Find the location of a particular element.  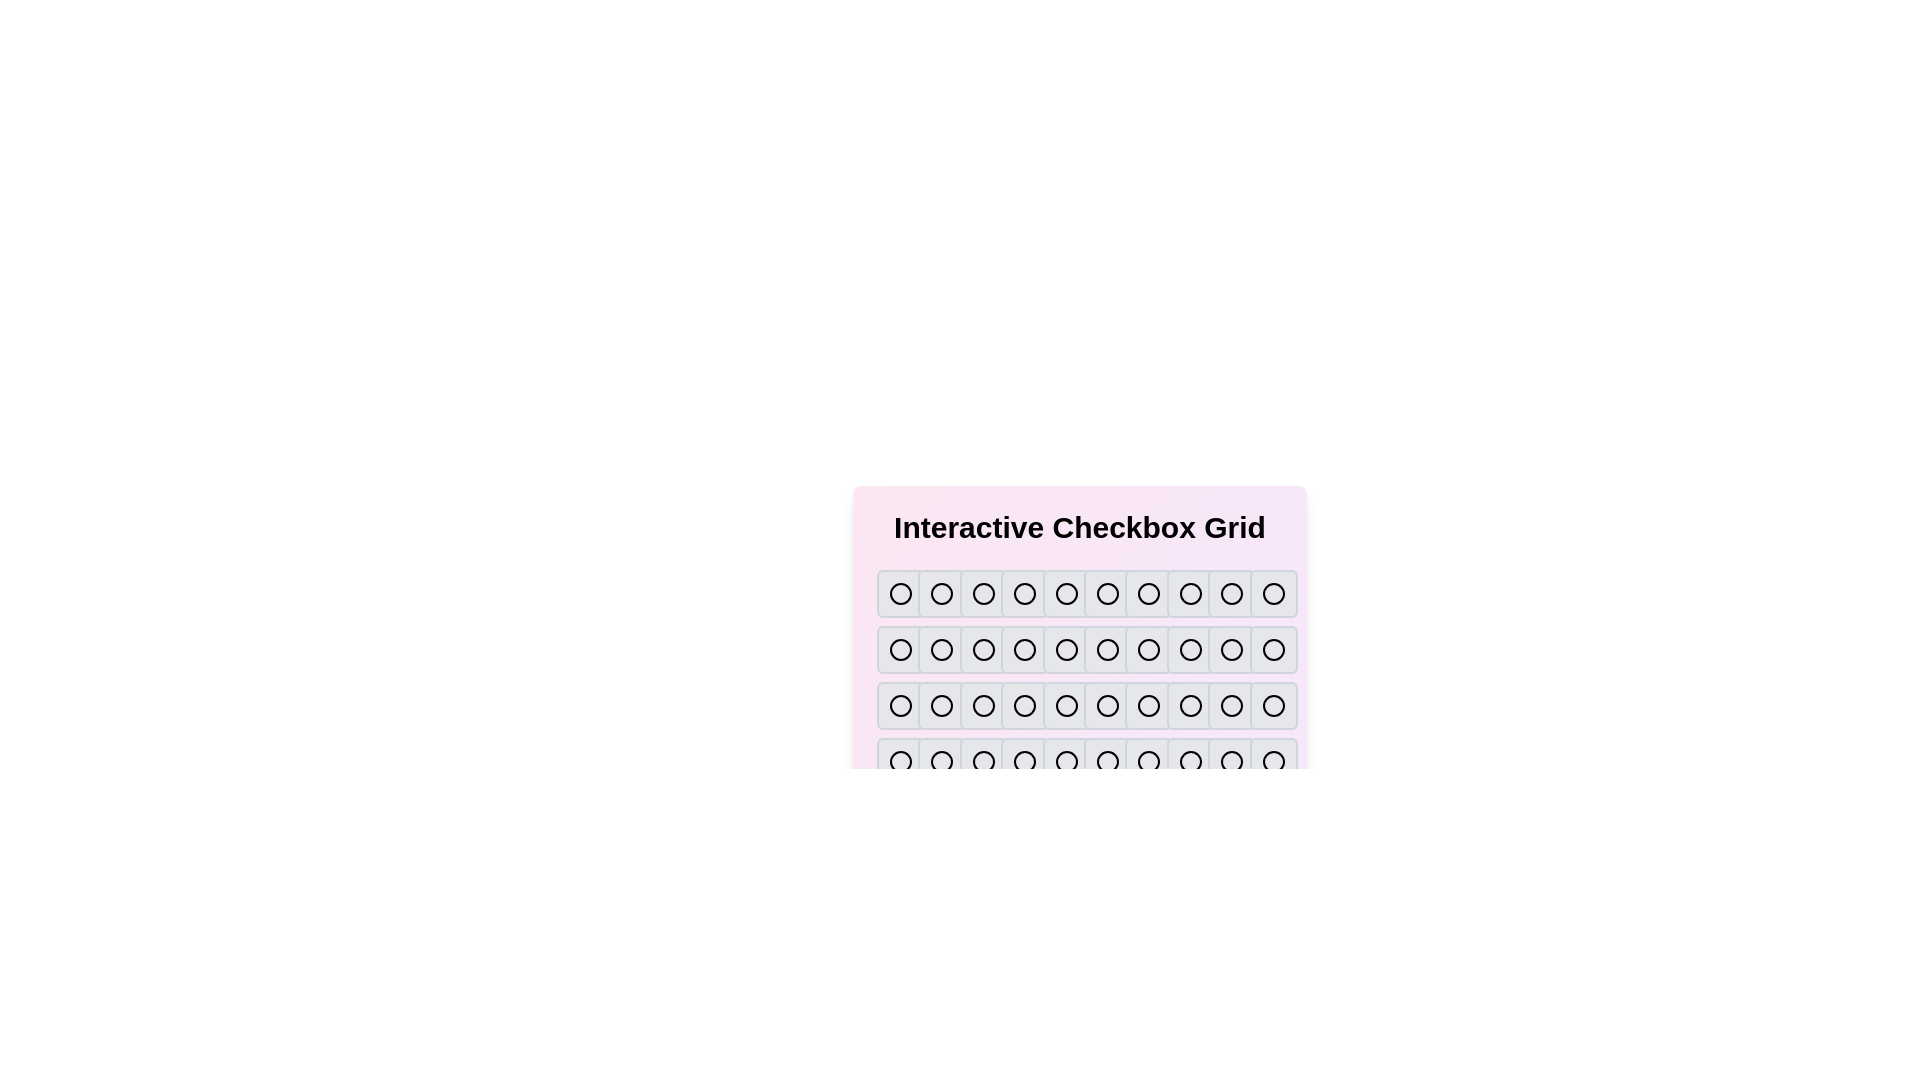

the title text 'Interactive Checkbox Grid' is located at coordinates (1079, 527).